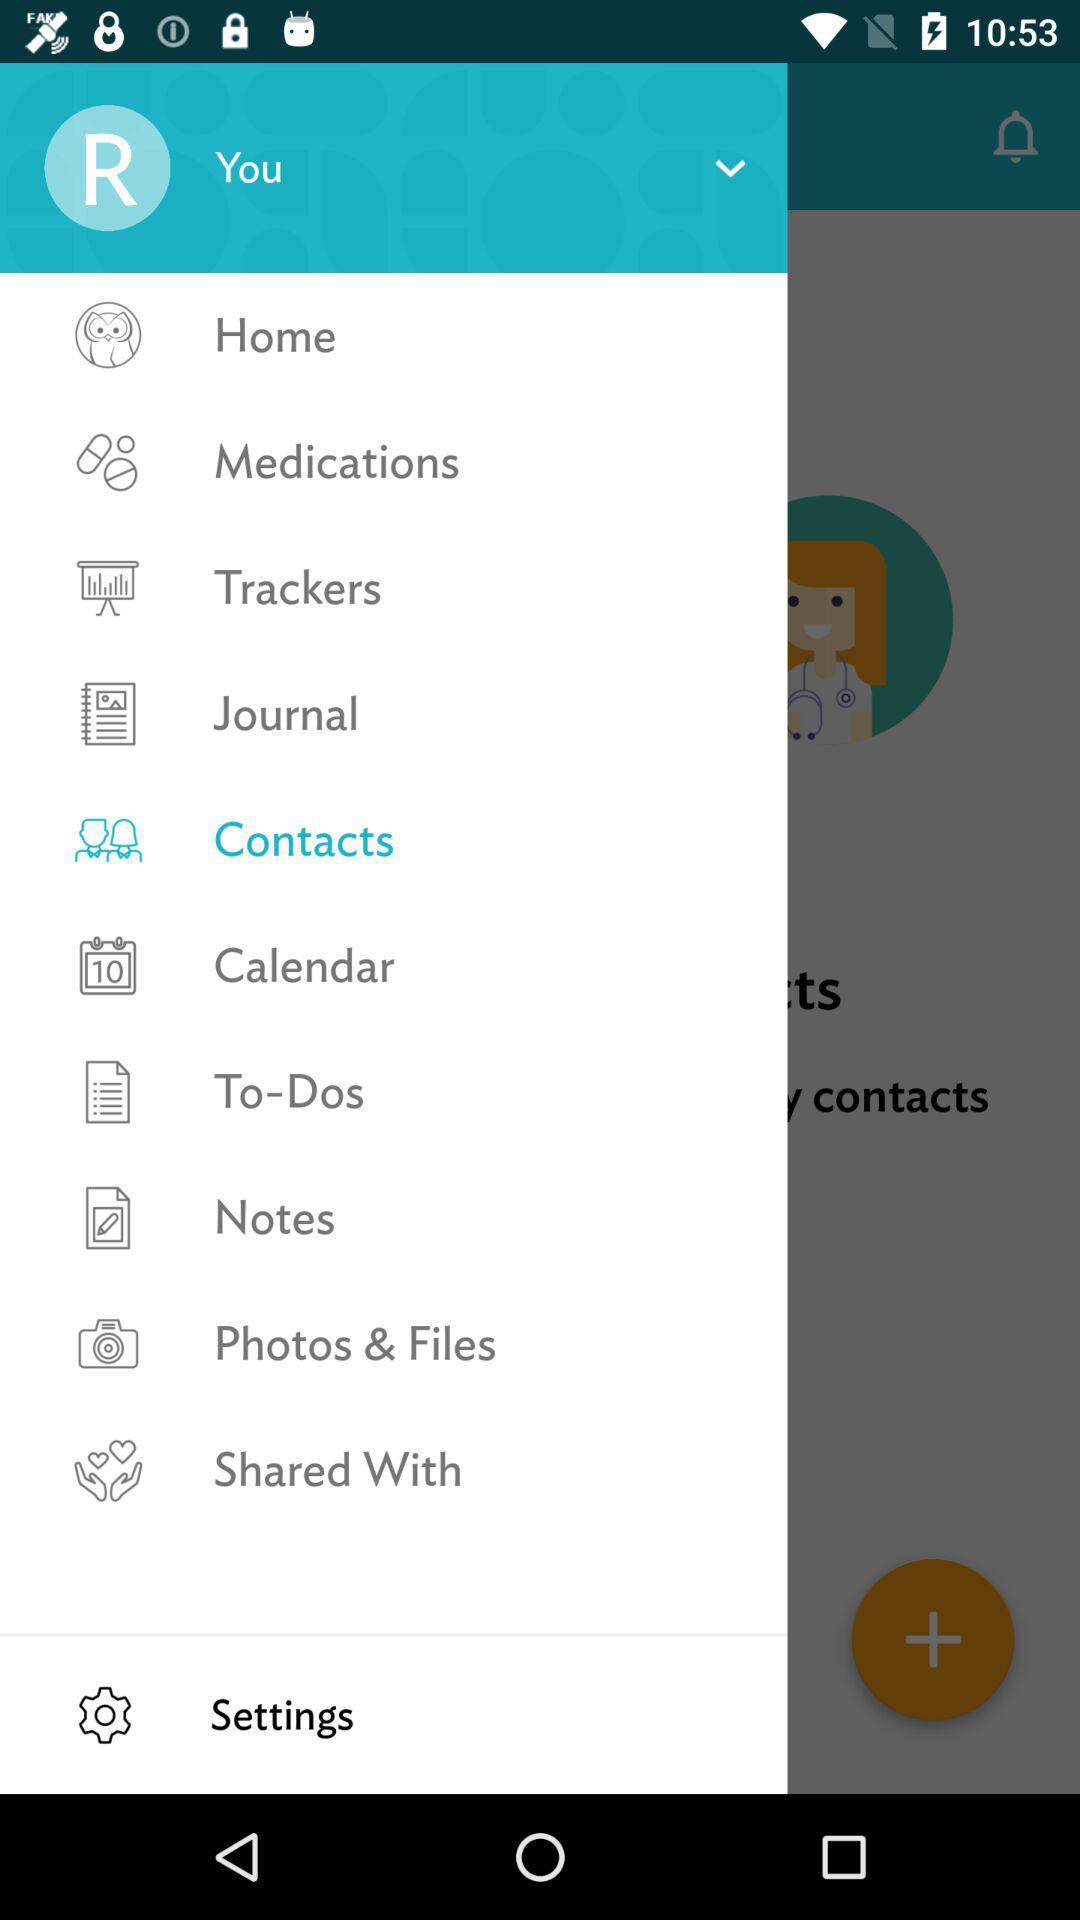 The image size is (1080, 1920). What do you see at coordinates (479, 1343) in the screenshot?
I see `the photos & files icon` at bounding box center [479, 1343].